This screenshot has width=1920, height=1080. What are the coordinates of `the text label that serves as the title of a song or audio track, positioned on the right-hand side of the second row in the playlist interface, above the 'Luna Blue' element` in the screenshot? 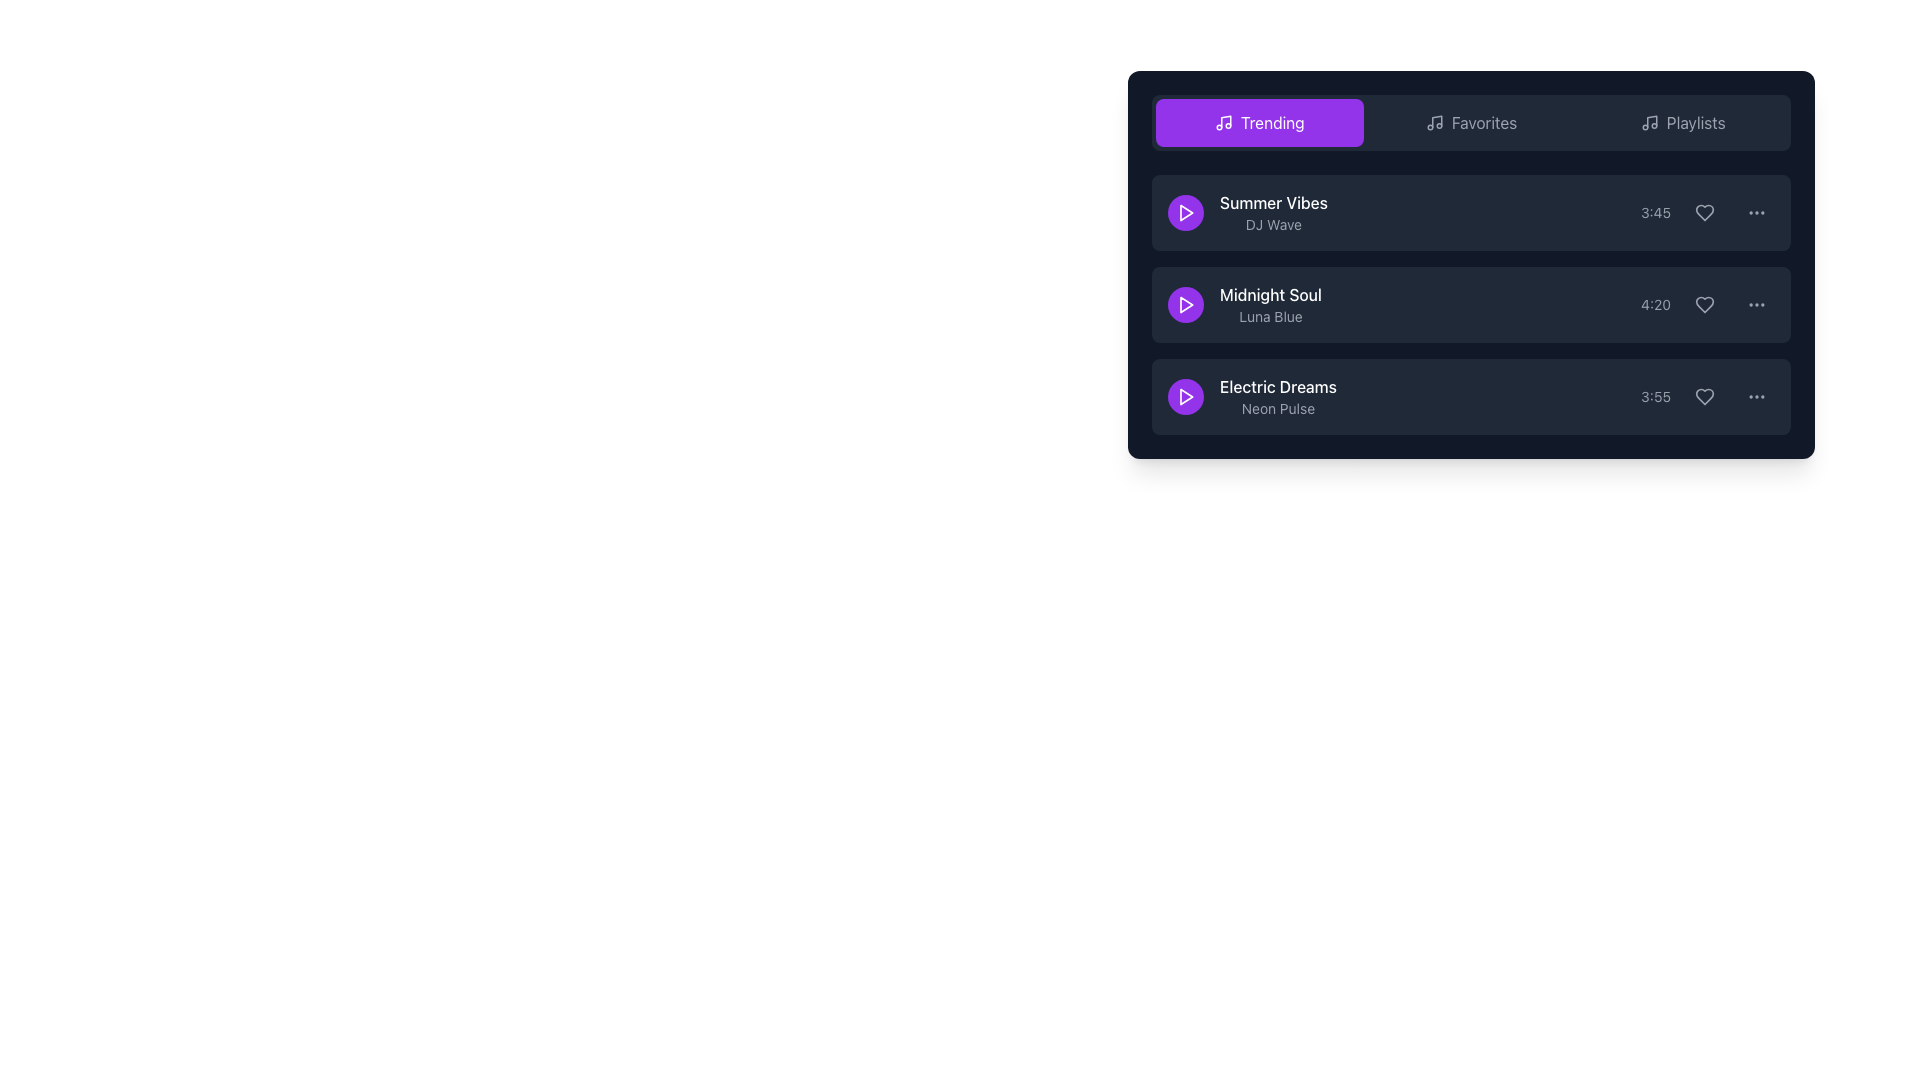 It's located at (1270, 294).